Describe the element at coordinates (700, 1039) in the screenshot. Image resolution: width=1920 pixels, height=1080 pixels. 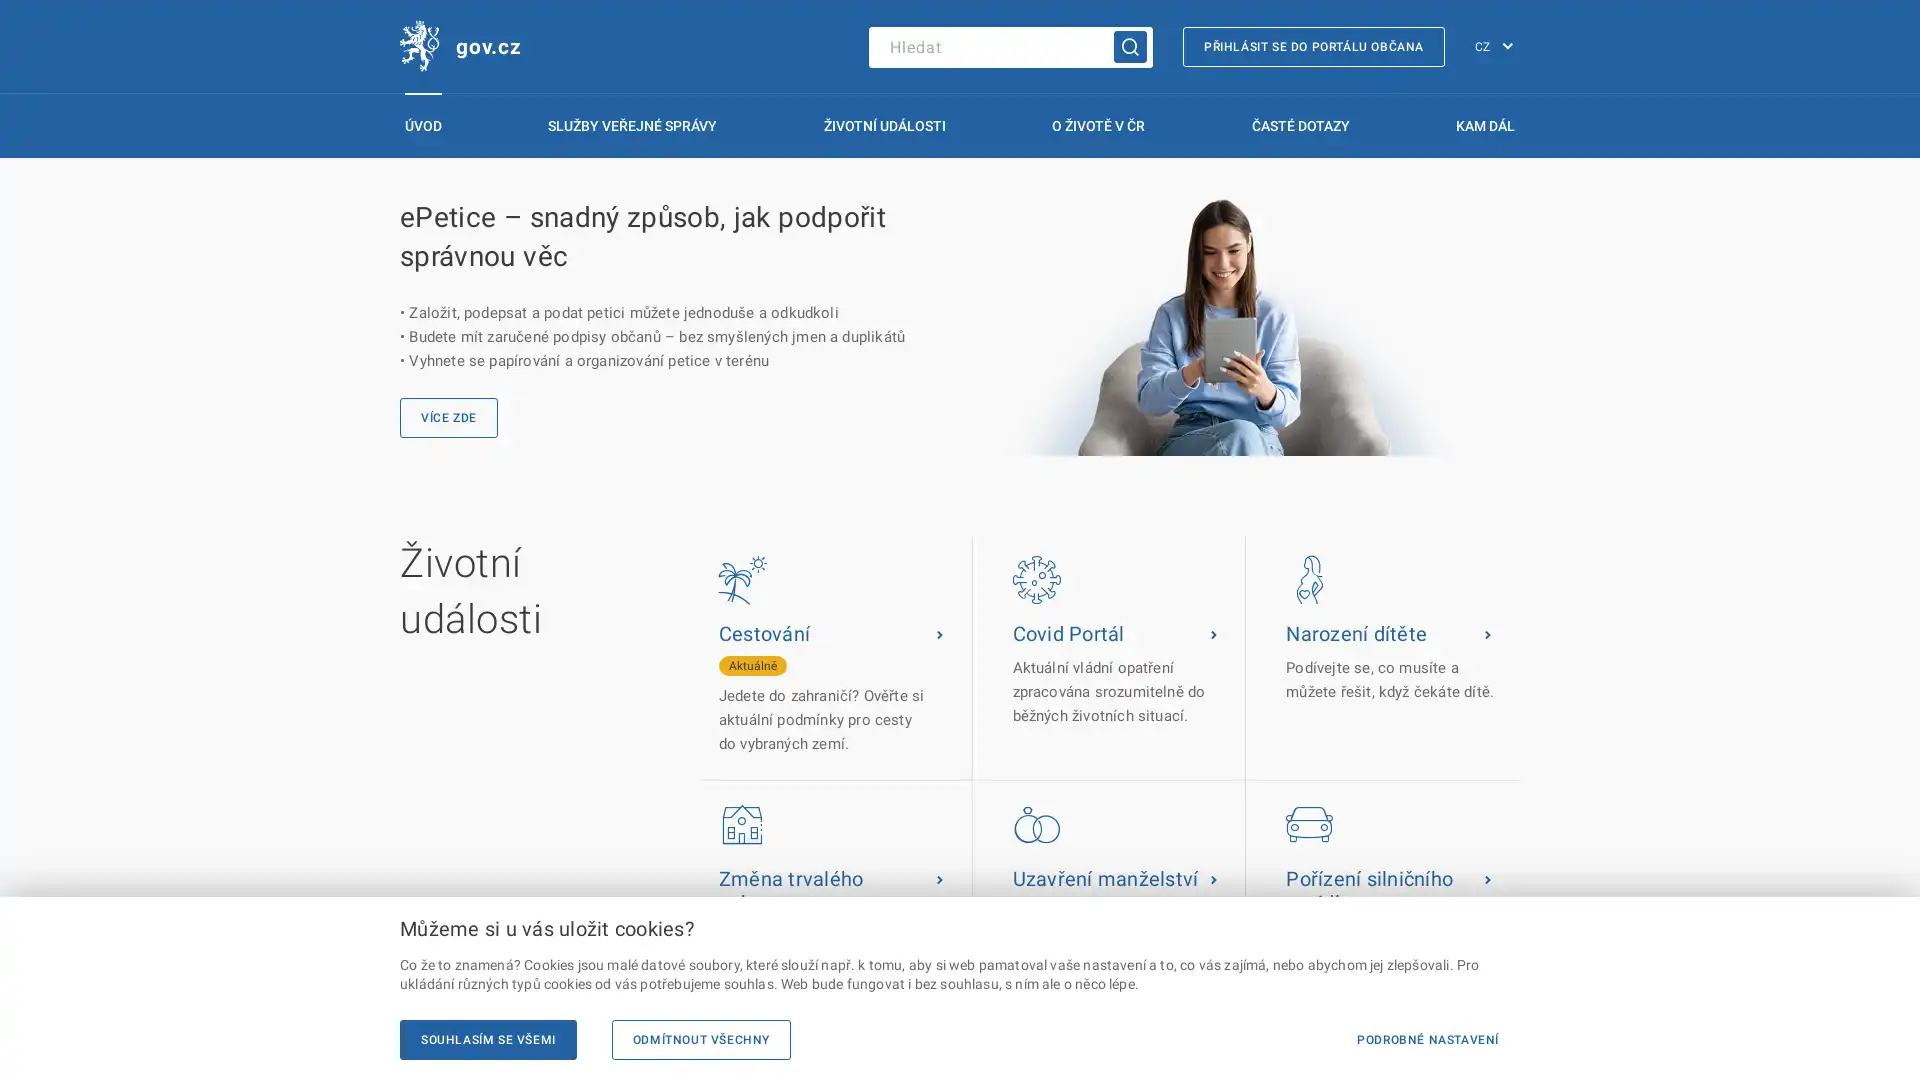
I see `ODMITNOUT VSECHNY` at that location.